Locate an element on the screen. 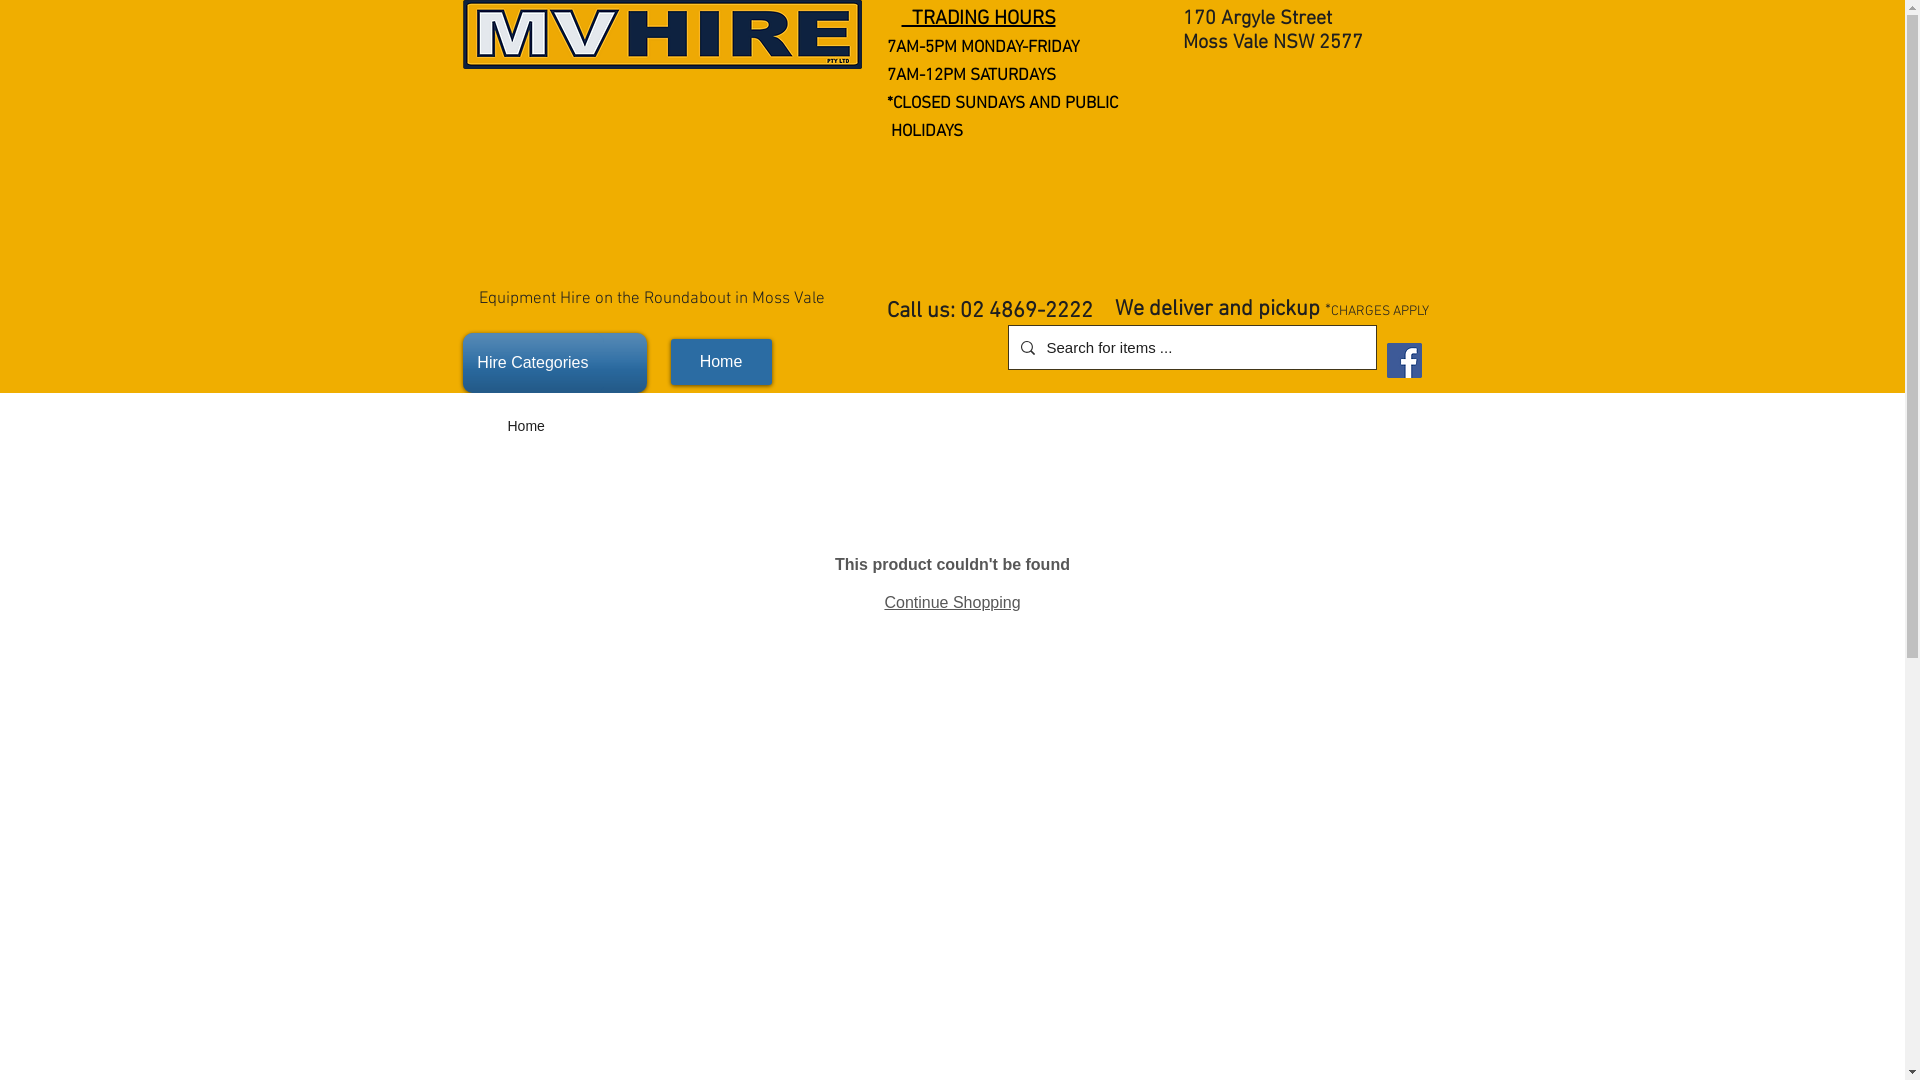 The height and width of the screenshot is (1080, 1920). 'Continue Shopping' is located at coordinates (950, 601).